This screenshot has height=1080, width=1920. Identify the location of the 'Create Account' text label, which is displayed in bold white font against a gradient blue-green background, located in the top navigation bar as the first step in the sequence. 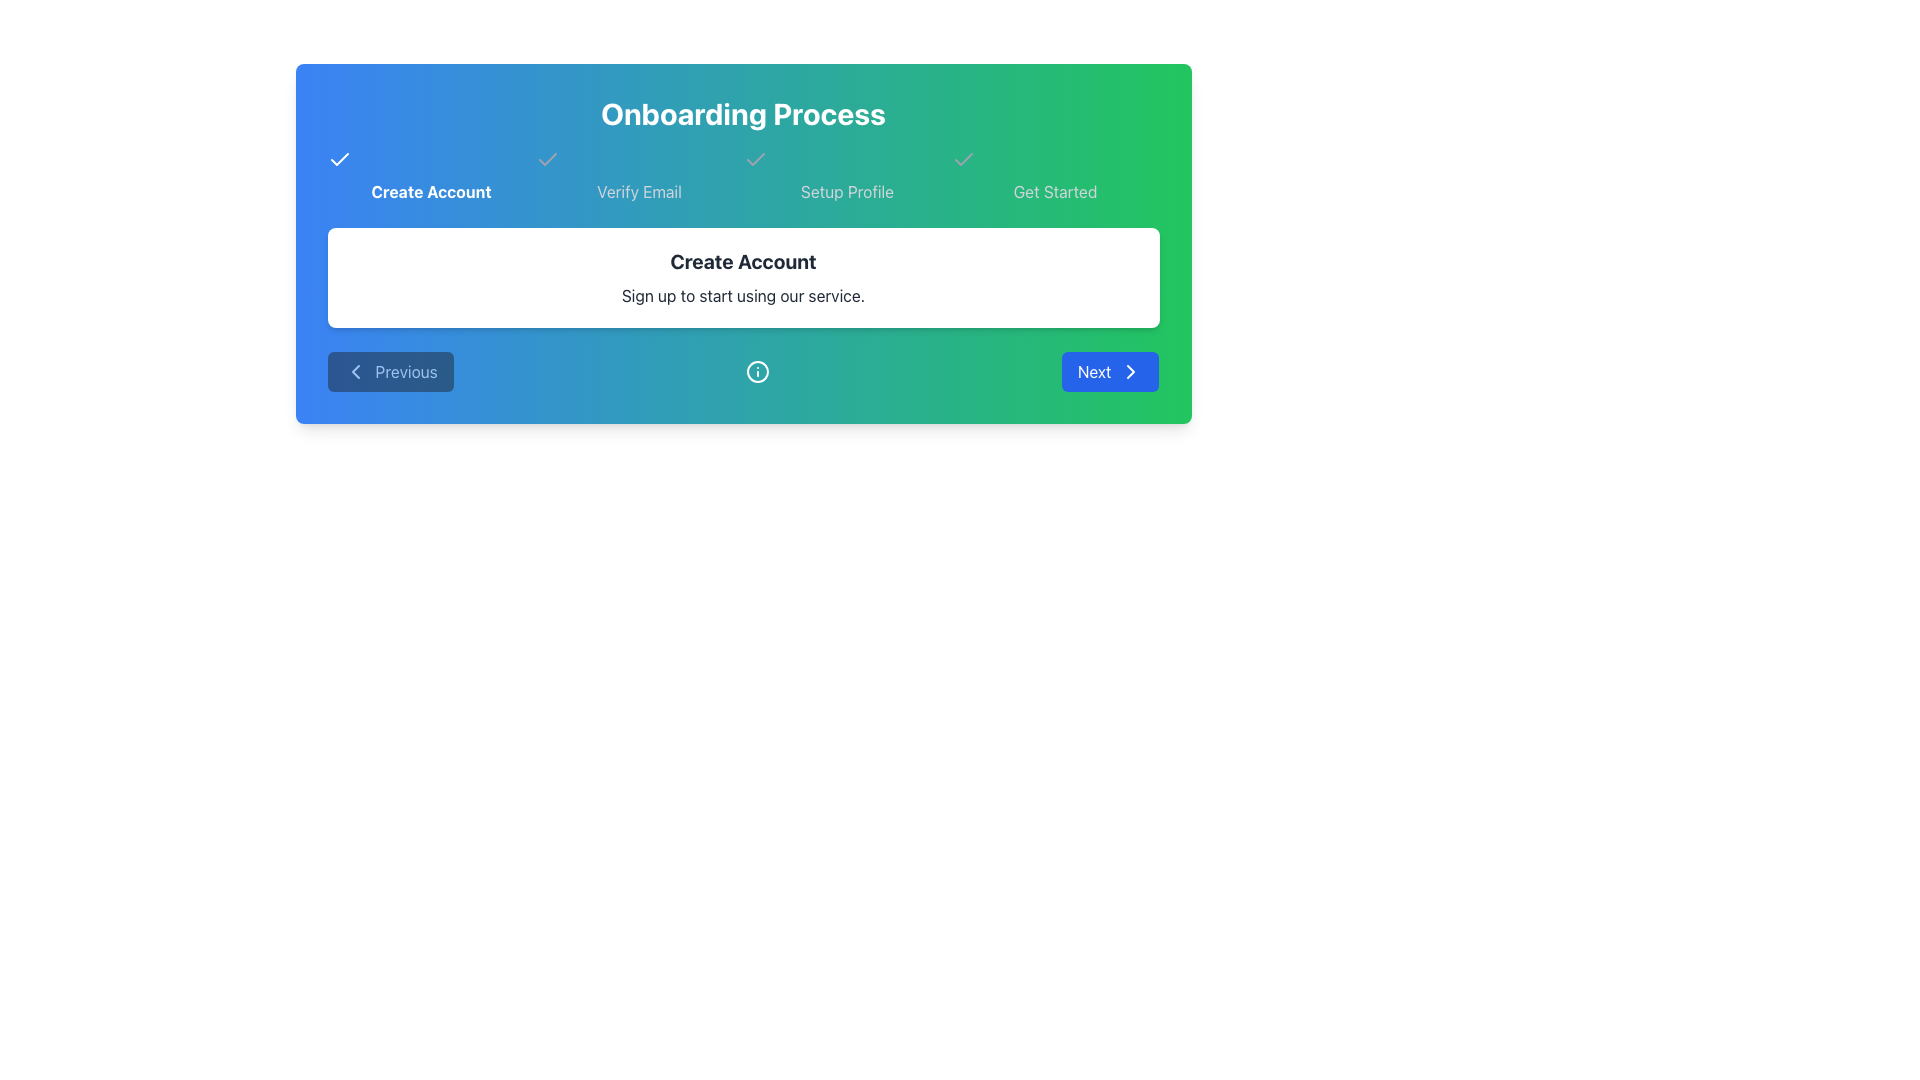
(430, 192).